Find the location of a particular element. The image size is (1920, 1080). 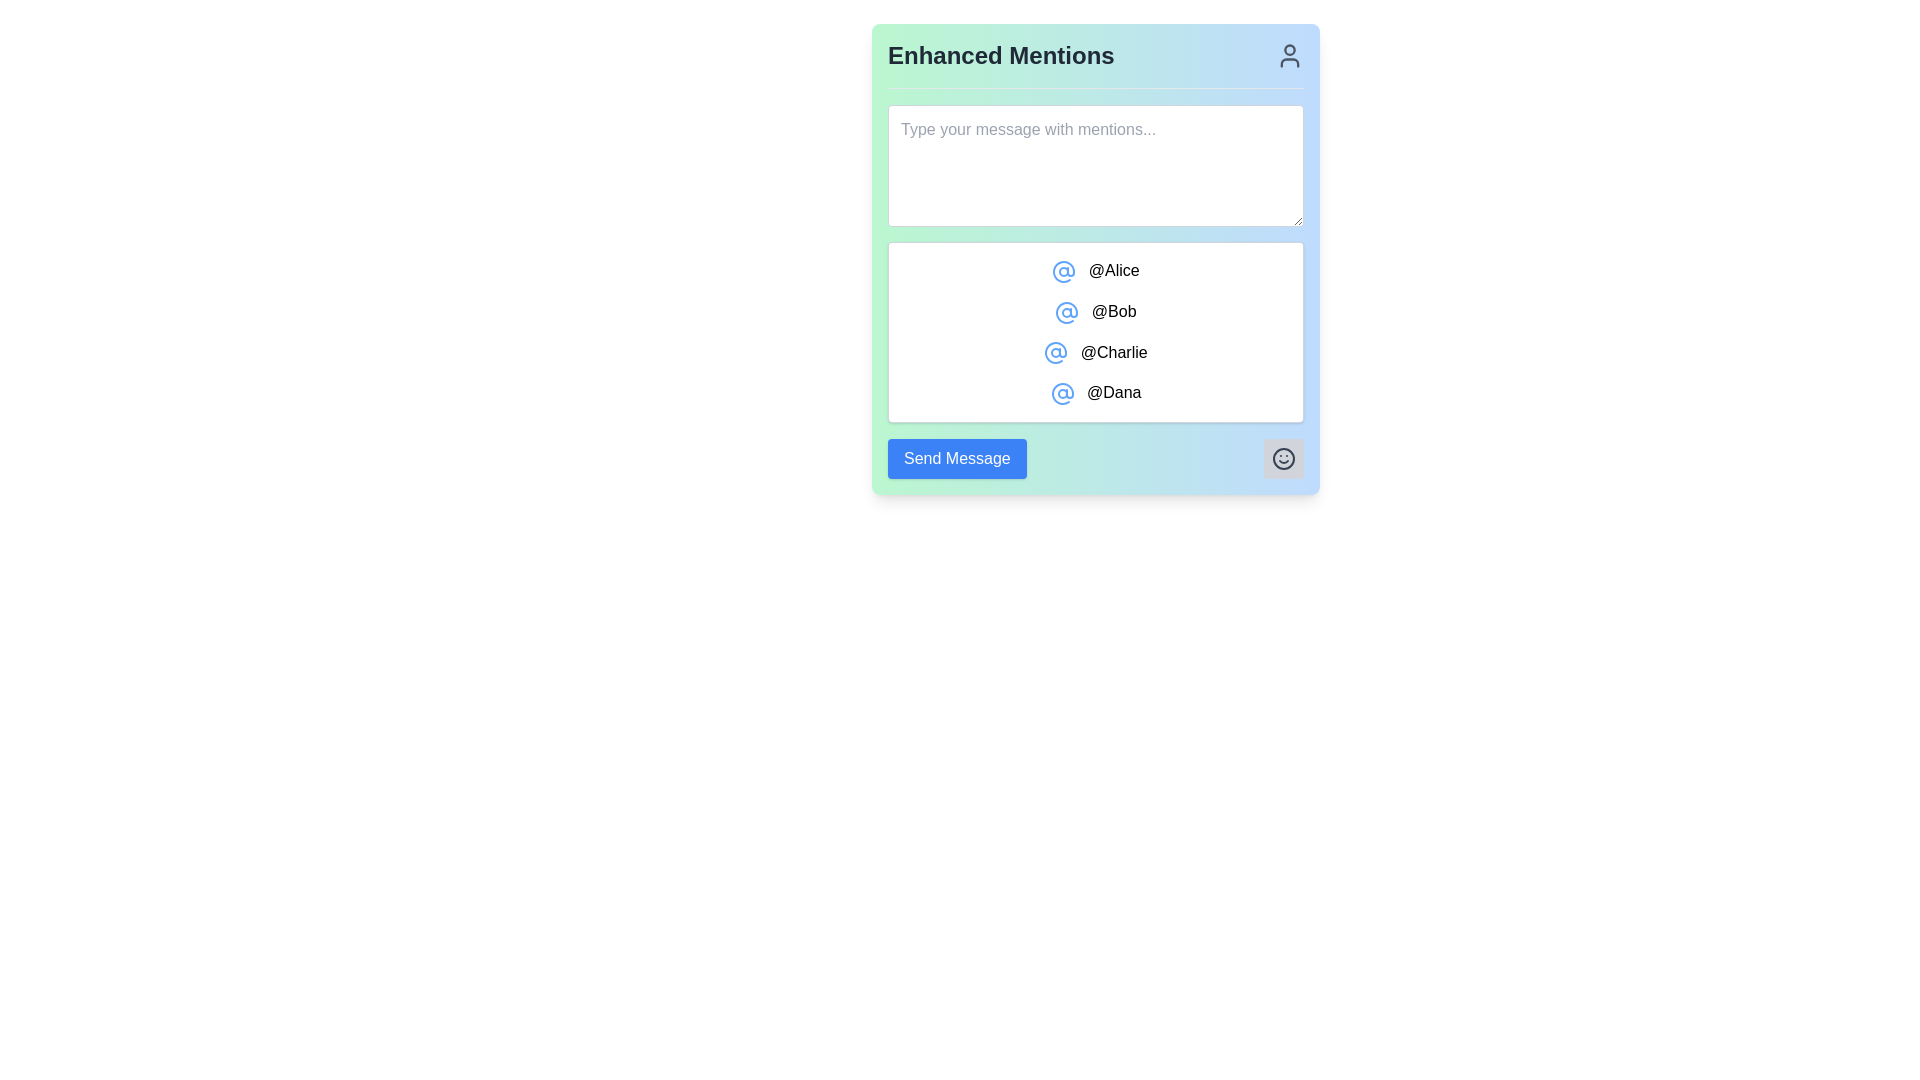

circular node of the smiley face icon located in the bottom-right corner of the 'Enhanced Mentions' dialog box for debugging purposes is located at coordinates (1283, 459).